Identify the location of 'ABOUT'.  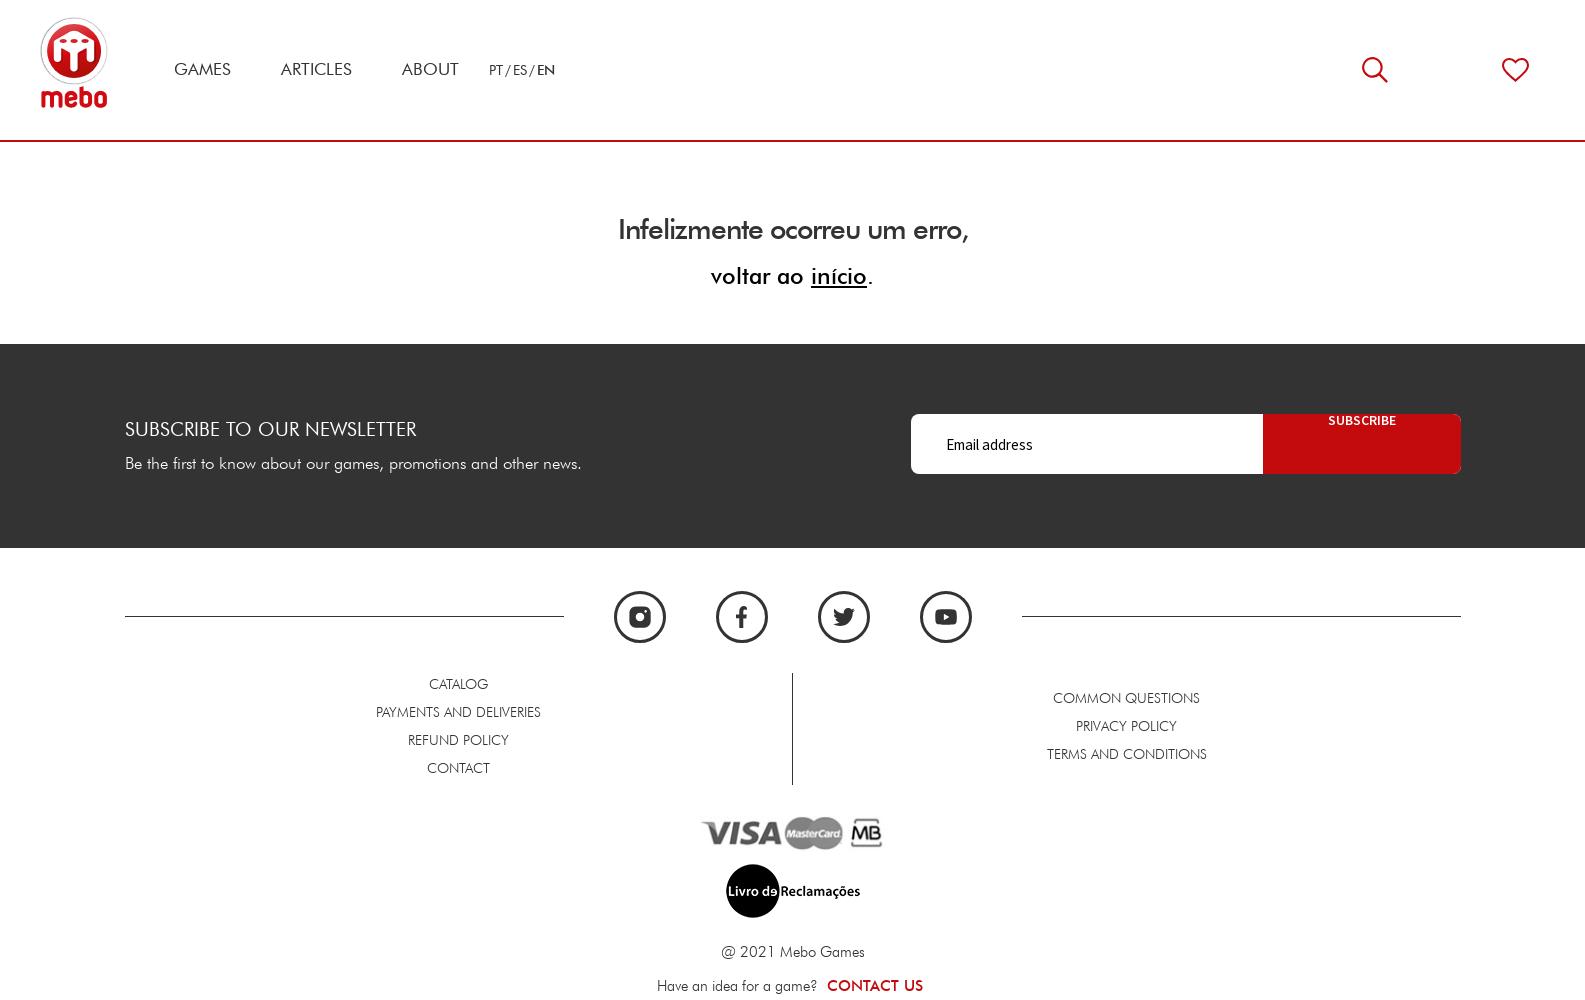
(429, 68).